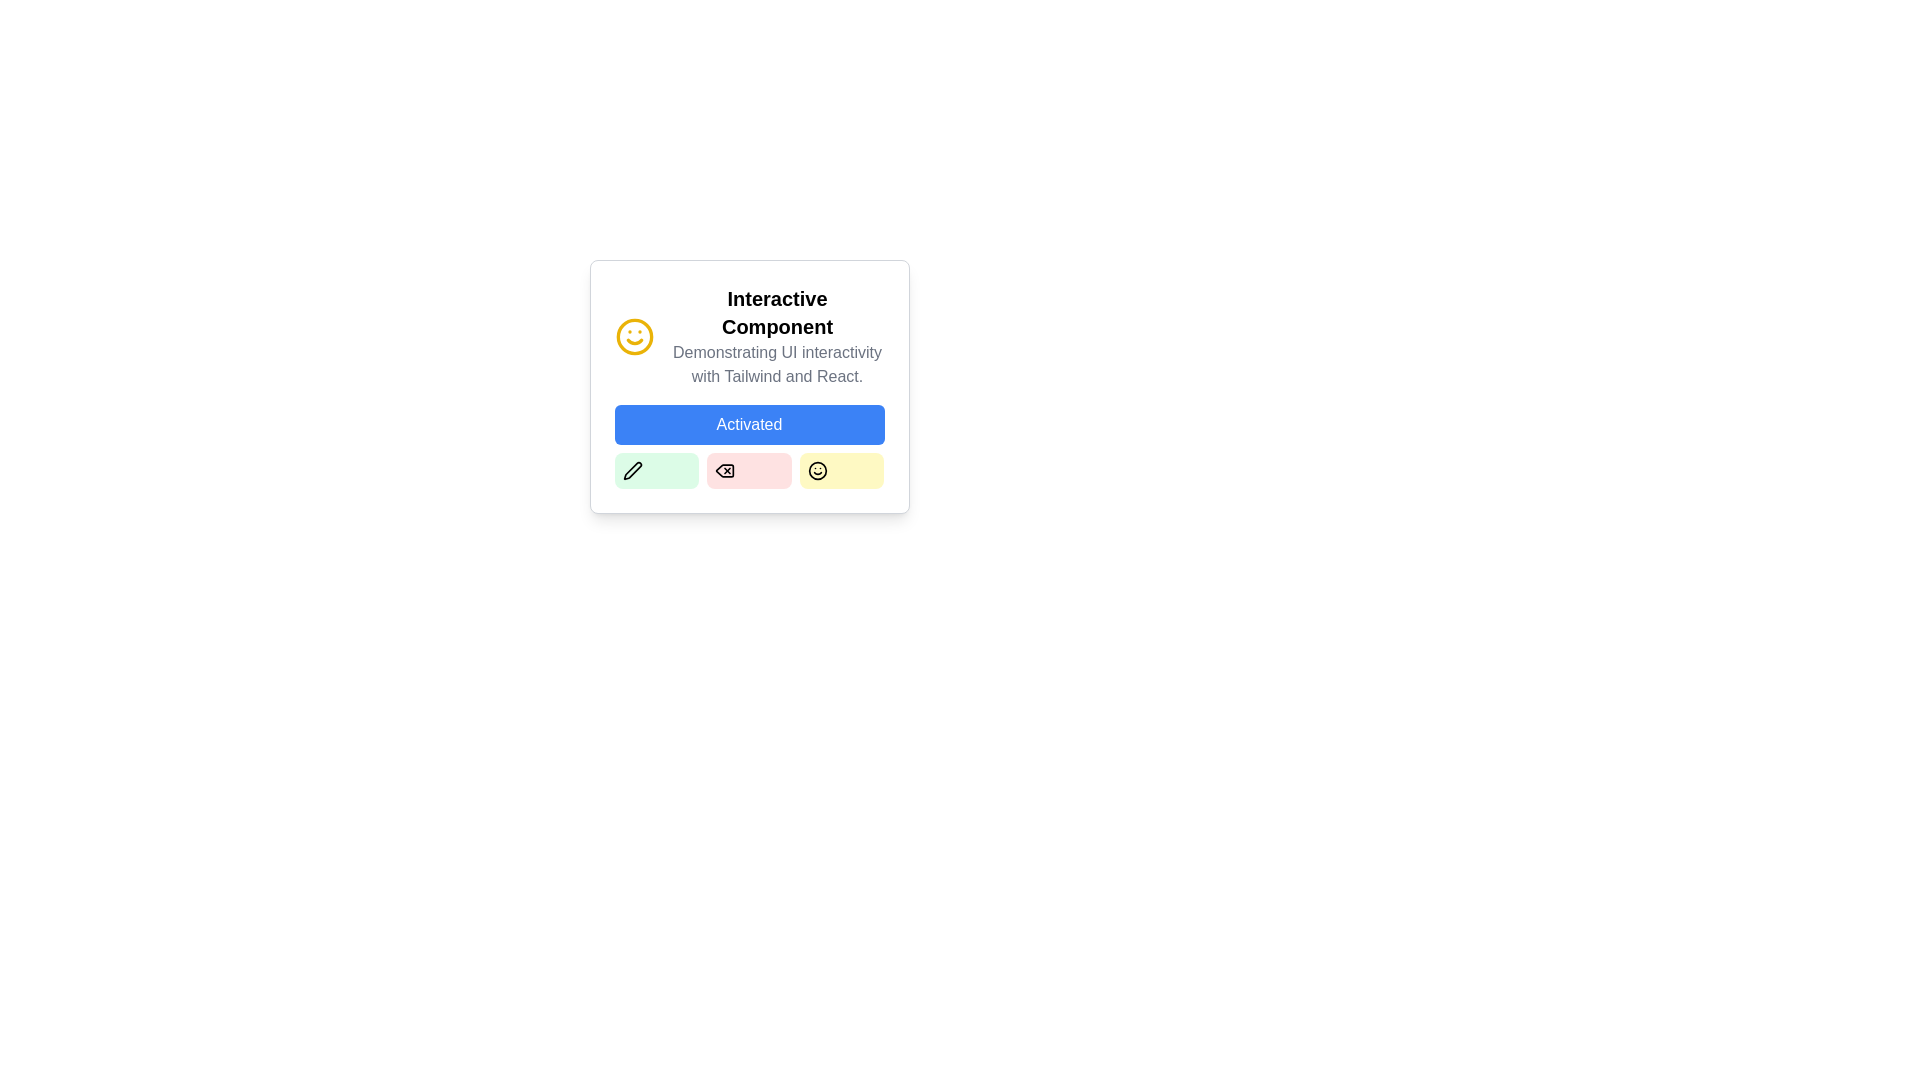  I want to click on the delete icon button located in the bottom control row of the card layout, so click(724, 470).